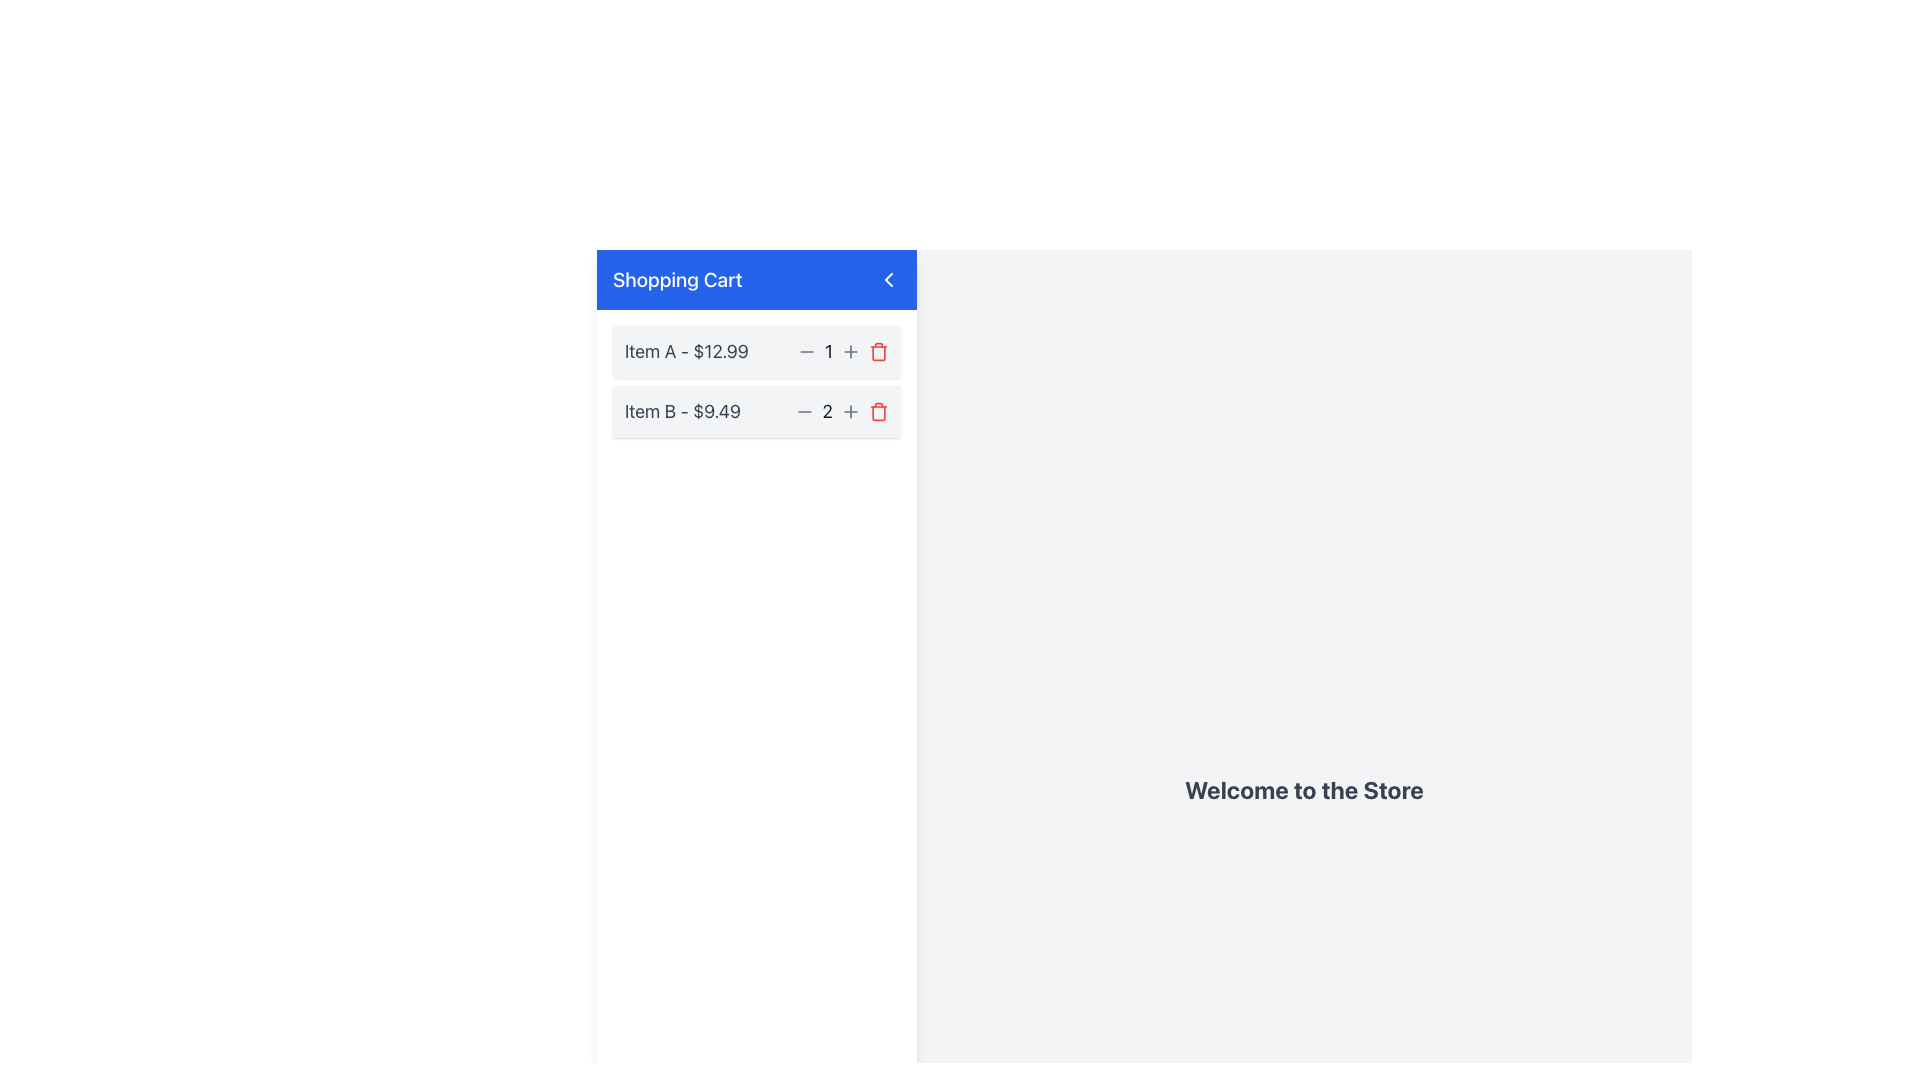 The image size is (1920, 1080). Describe the element at coordinates (878, 350) in the screenshot. I see `the trash icon button located to the right of the '+' button in the 'Item A - $12.99' section of the shopping cart` at that location.